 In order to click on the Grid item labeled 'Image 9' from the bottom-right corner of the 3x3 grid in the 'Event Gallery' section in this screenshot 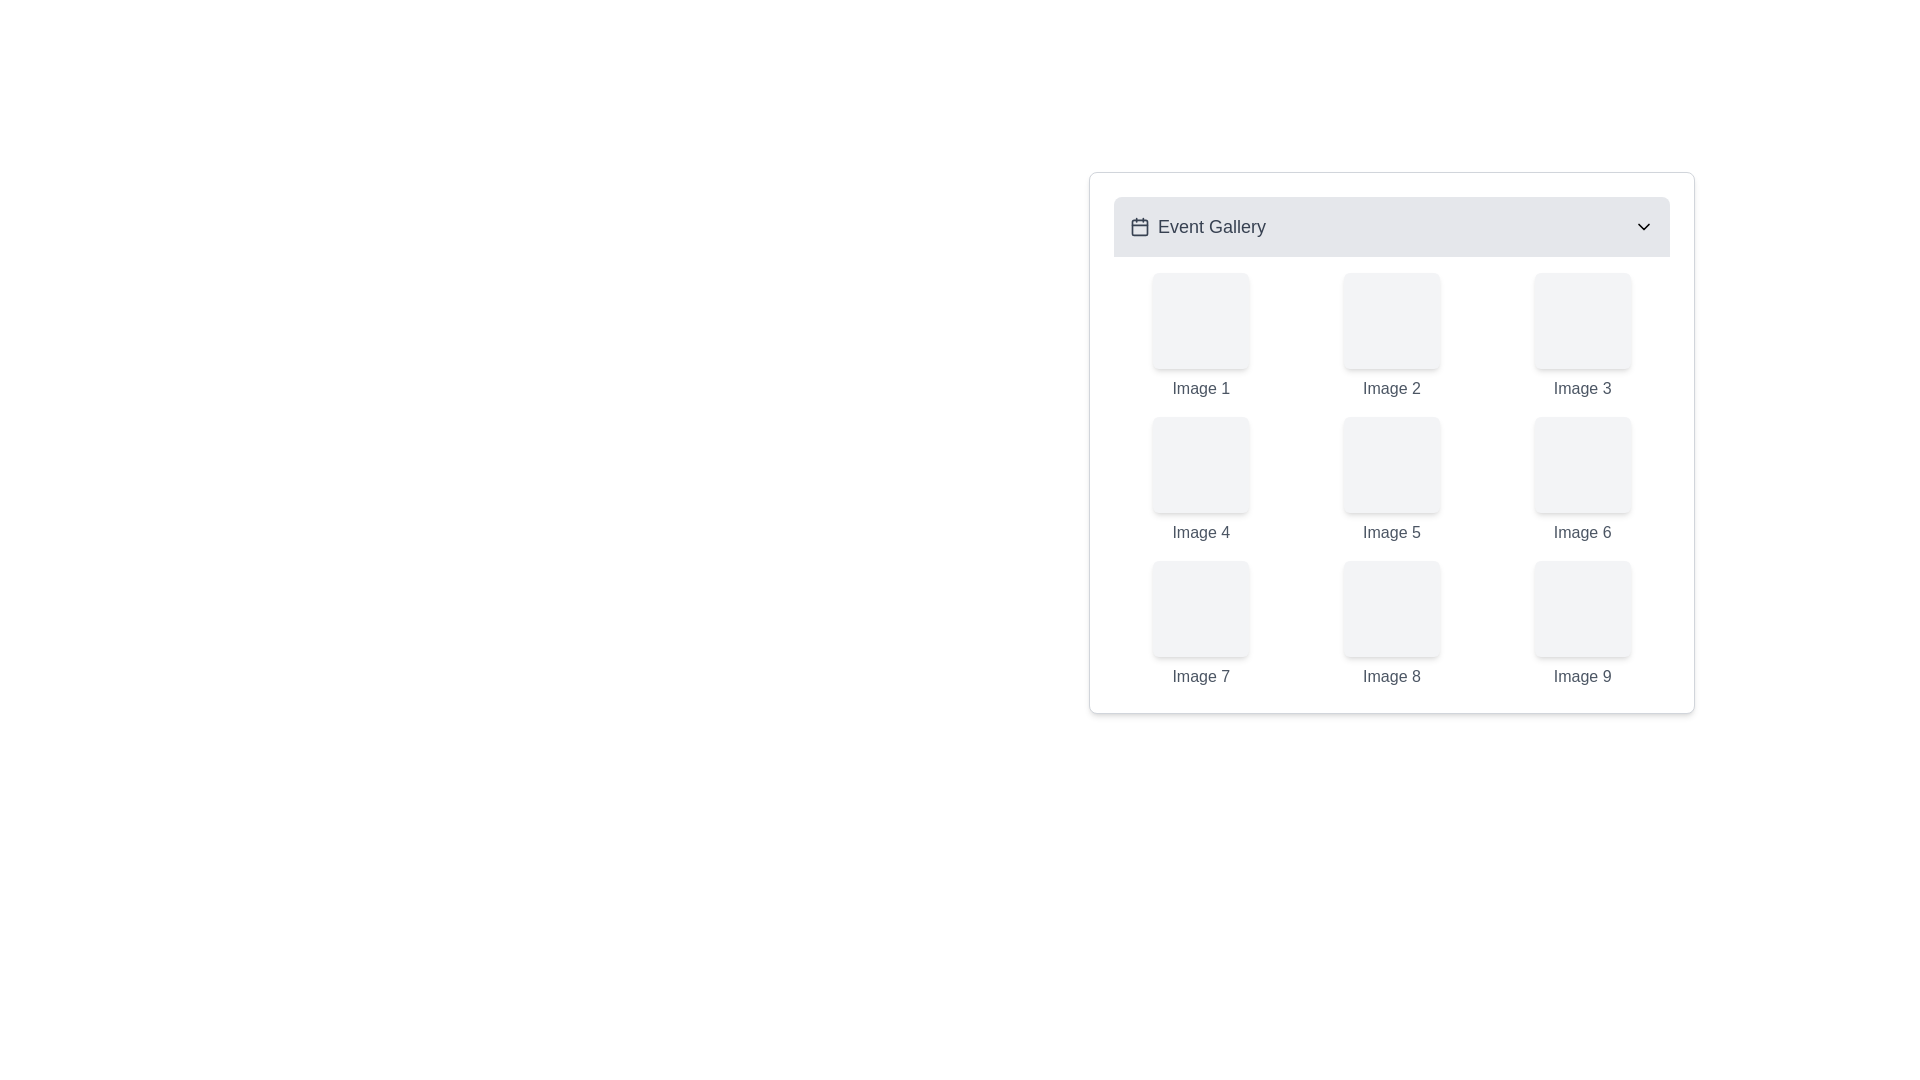, I will do `click(1581, 623)`.